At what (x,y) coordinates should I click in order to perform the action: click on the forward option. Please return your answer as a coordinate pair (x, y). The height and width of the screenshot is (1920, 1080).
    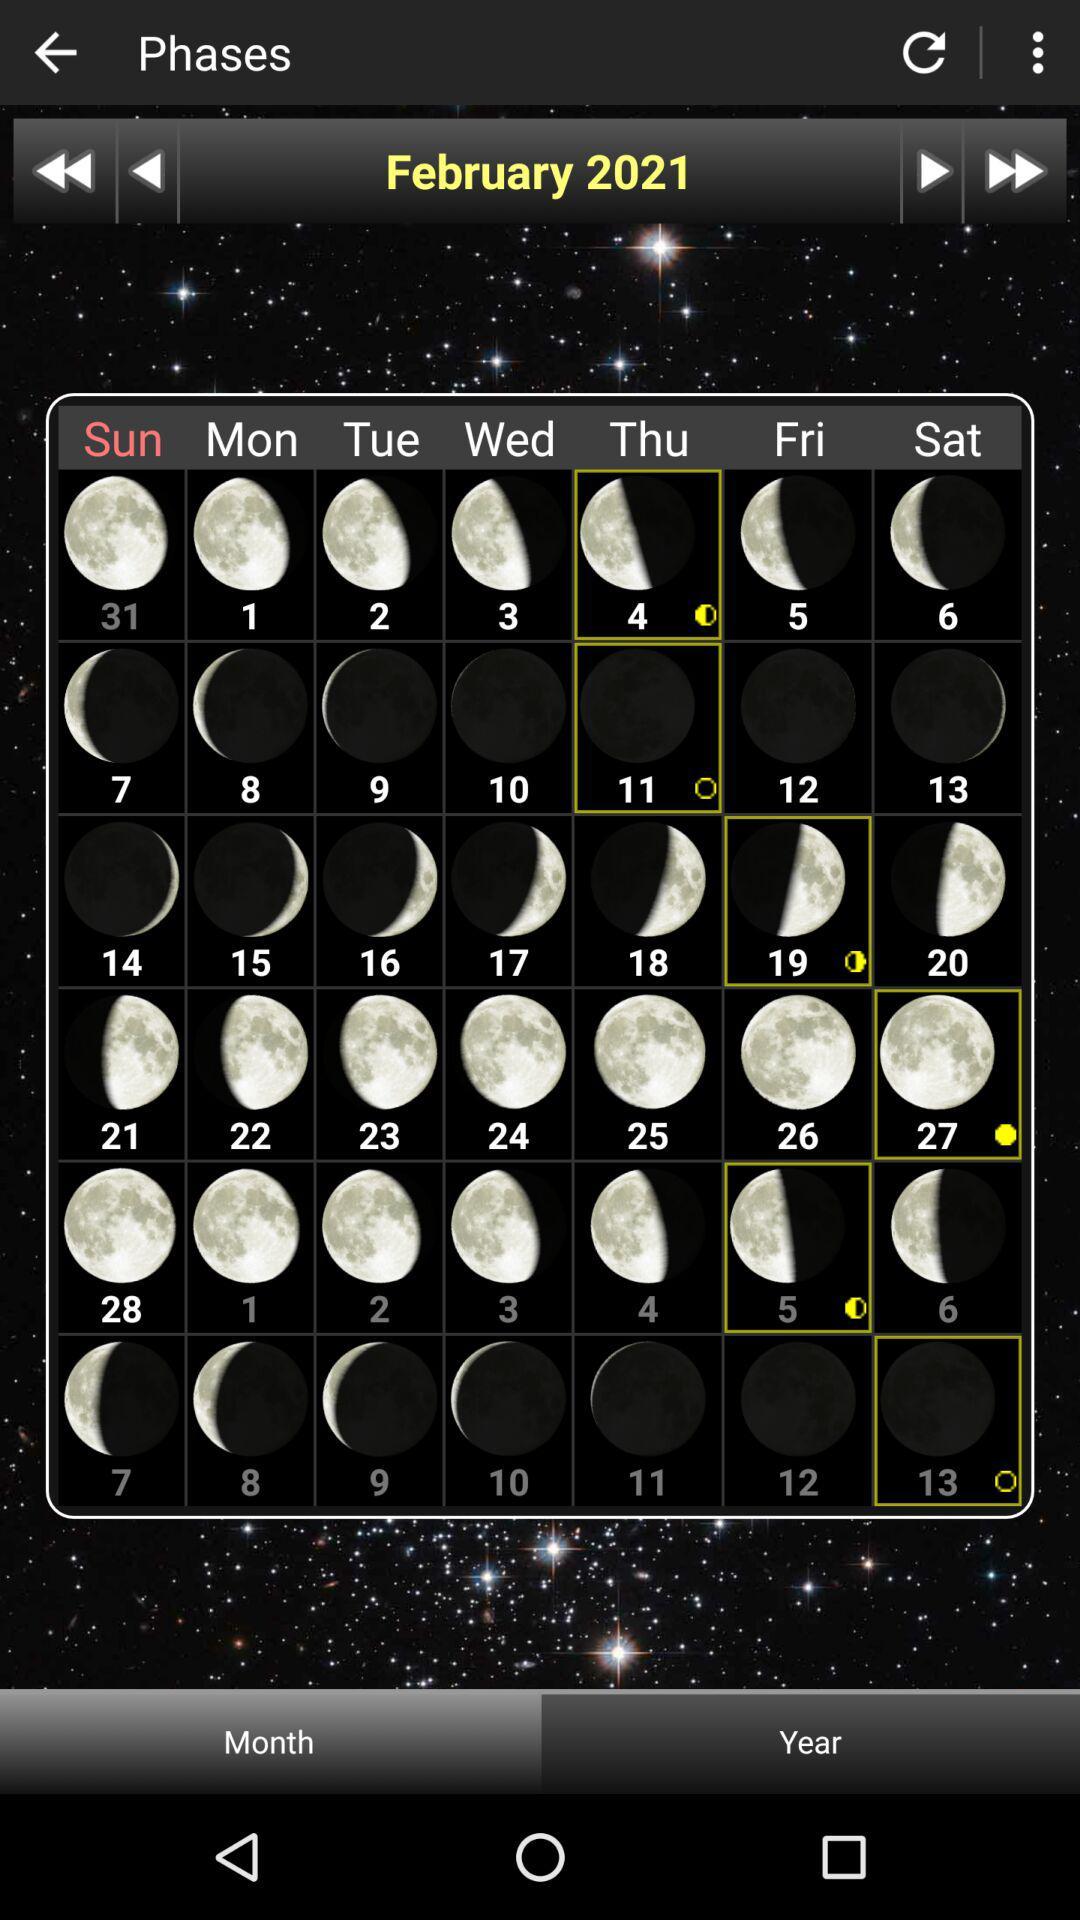
    Looking at the image, I should click on (1015, 171).